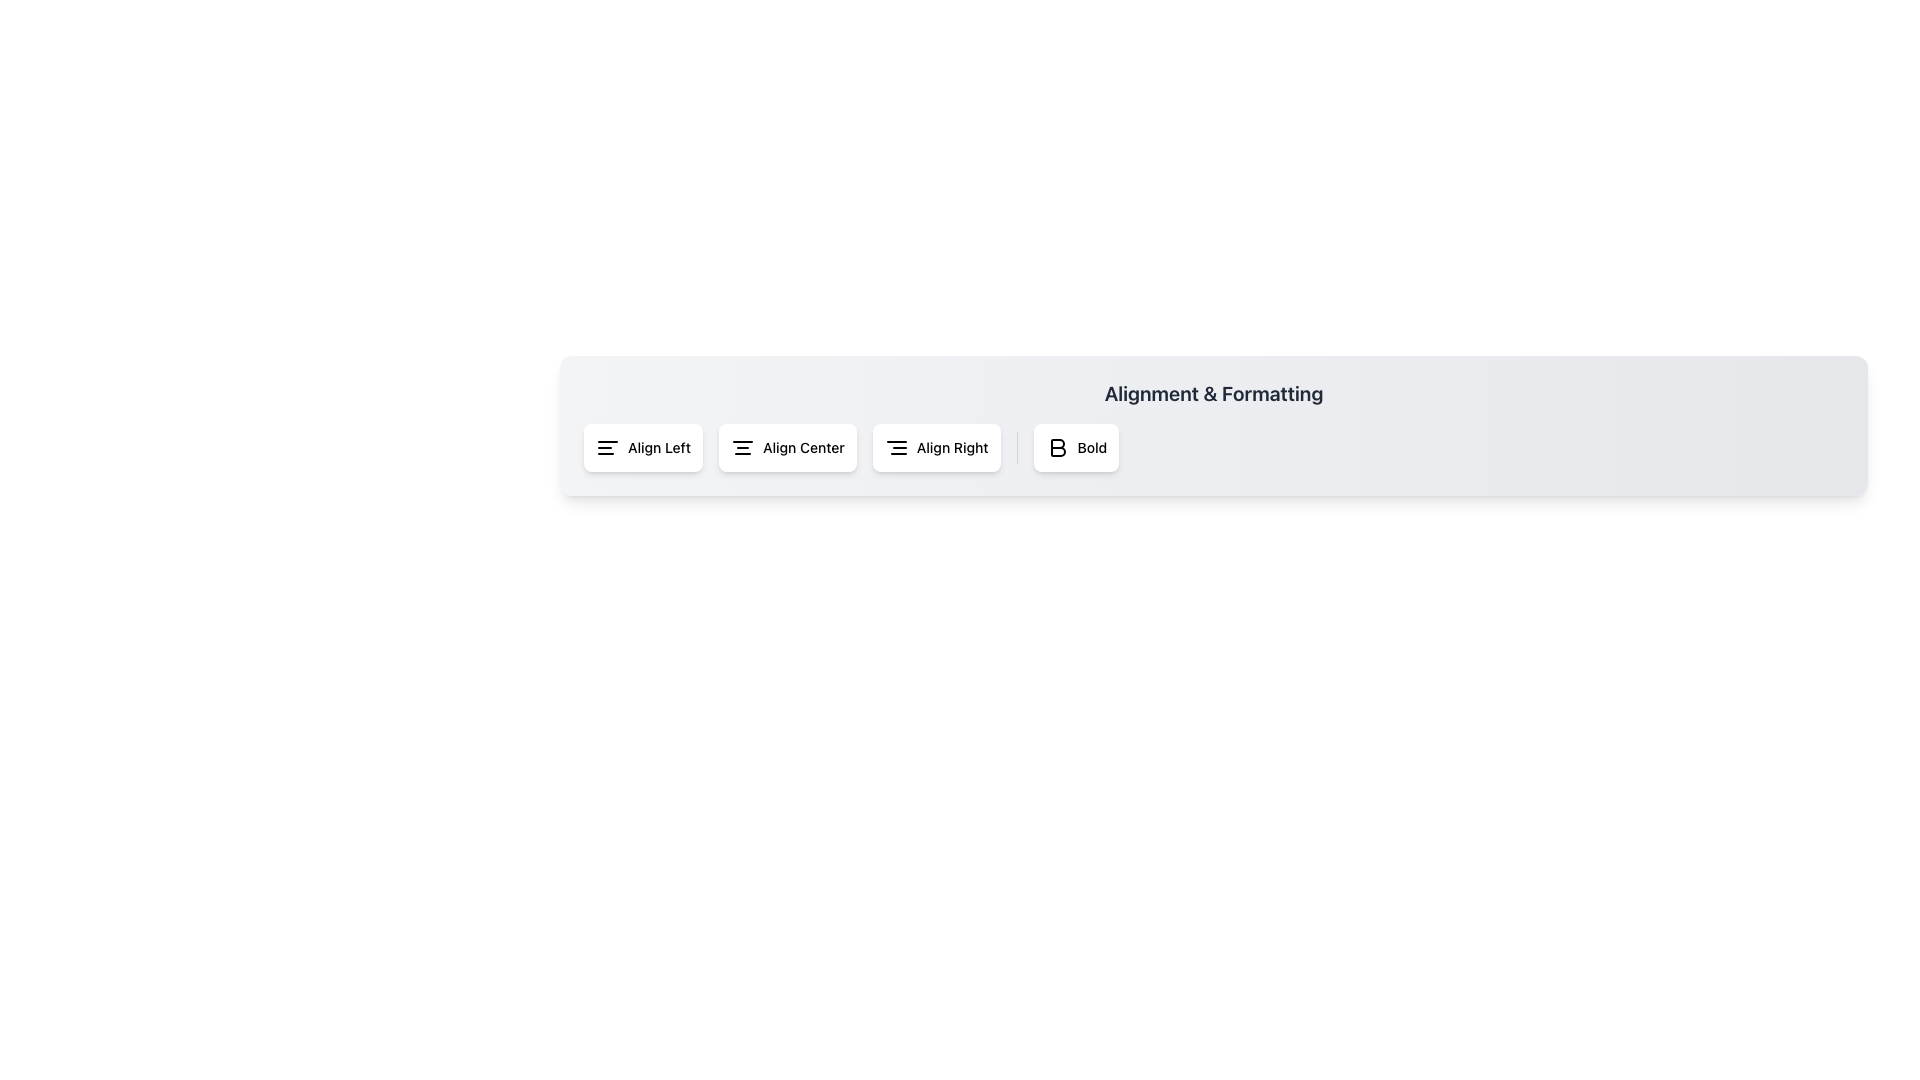 The height and width of the screenshot is (1080, 1920). I want to click on the 'Align Left' button, which has a white background, rounded corners, and an icon of three horizontal lines, to apply left alignment, so click(643, 446).